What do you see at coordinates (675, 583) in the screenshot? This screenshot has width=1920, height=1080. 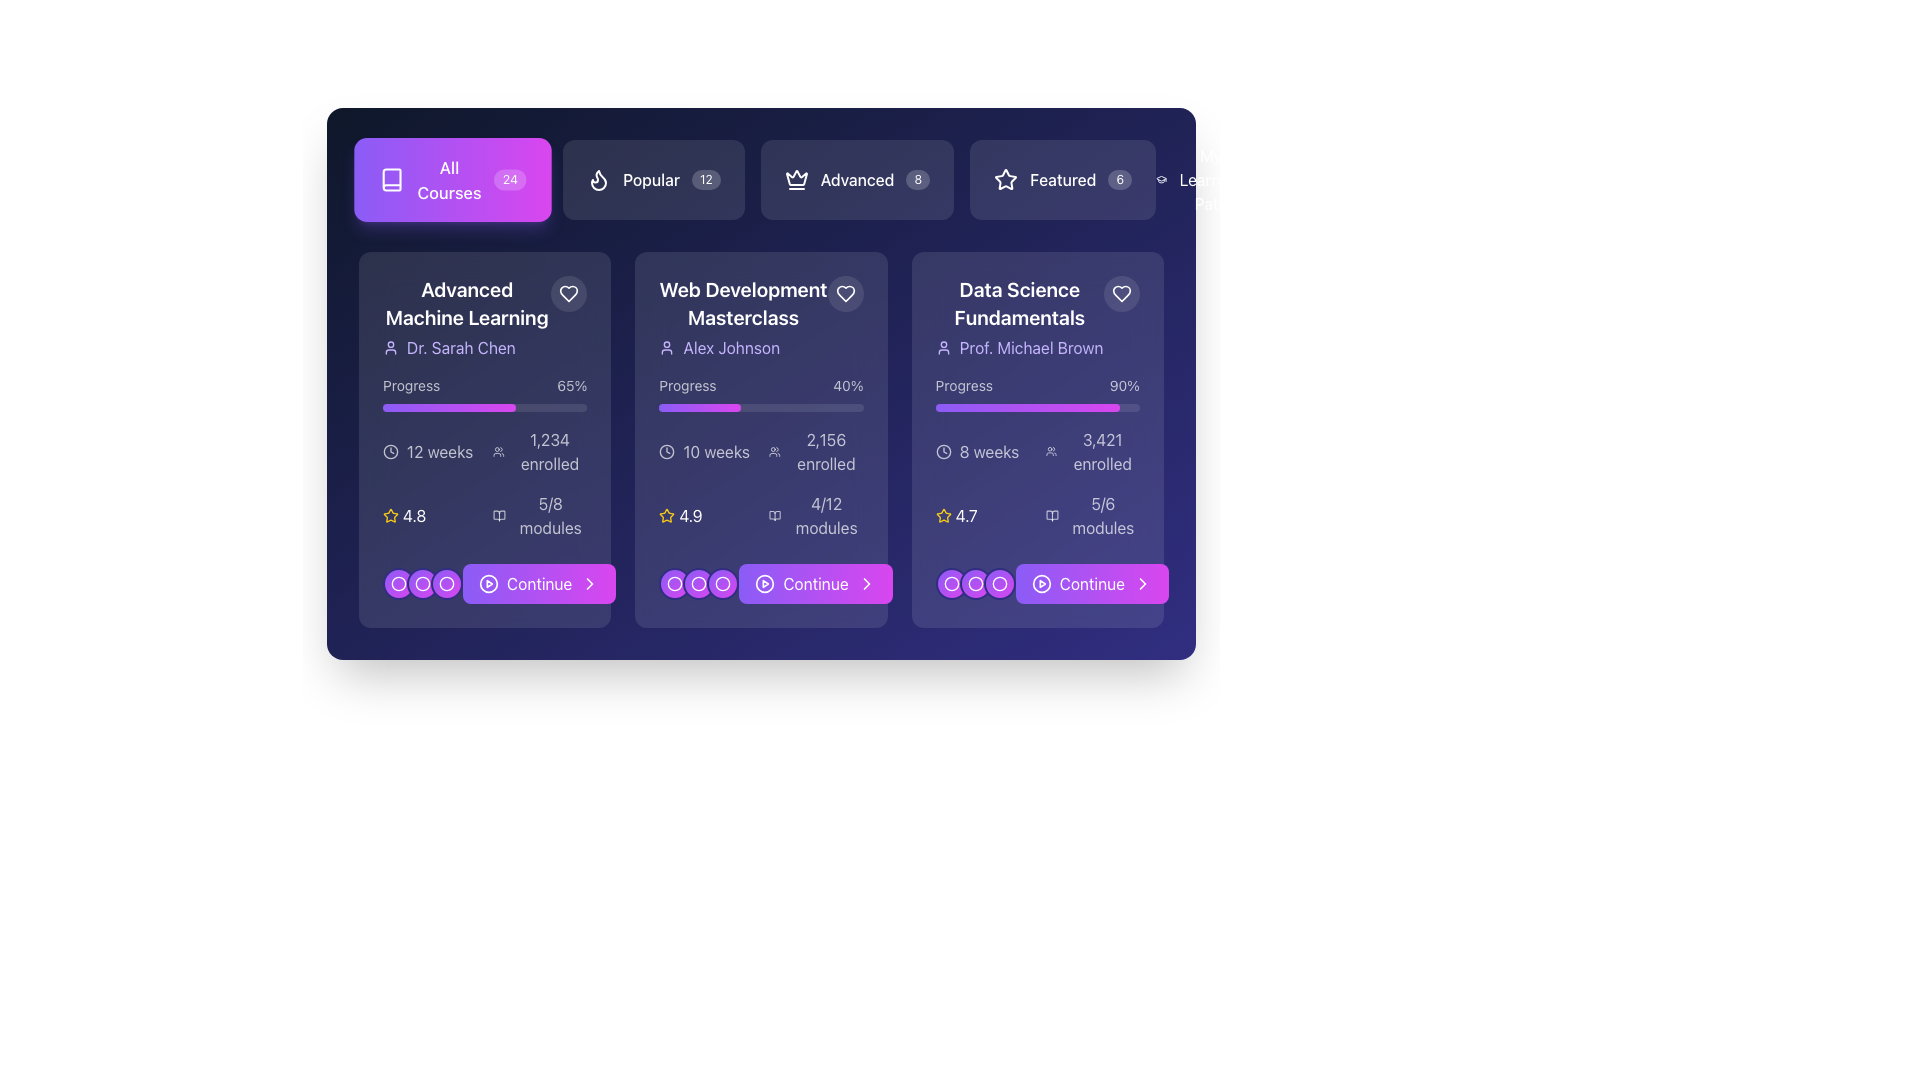 I see `the second circular icon in the progress section of the 'Web Development Masterclass' card` at bounding box center [675, 583].